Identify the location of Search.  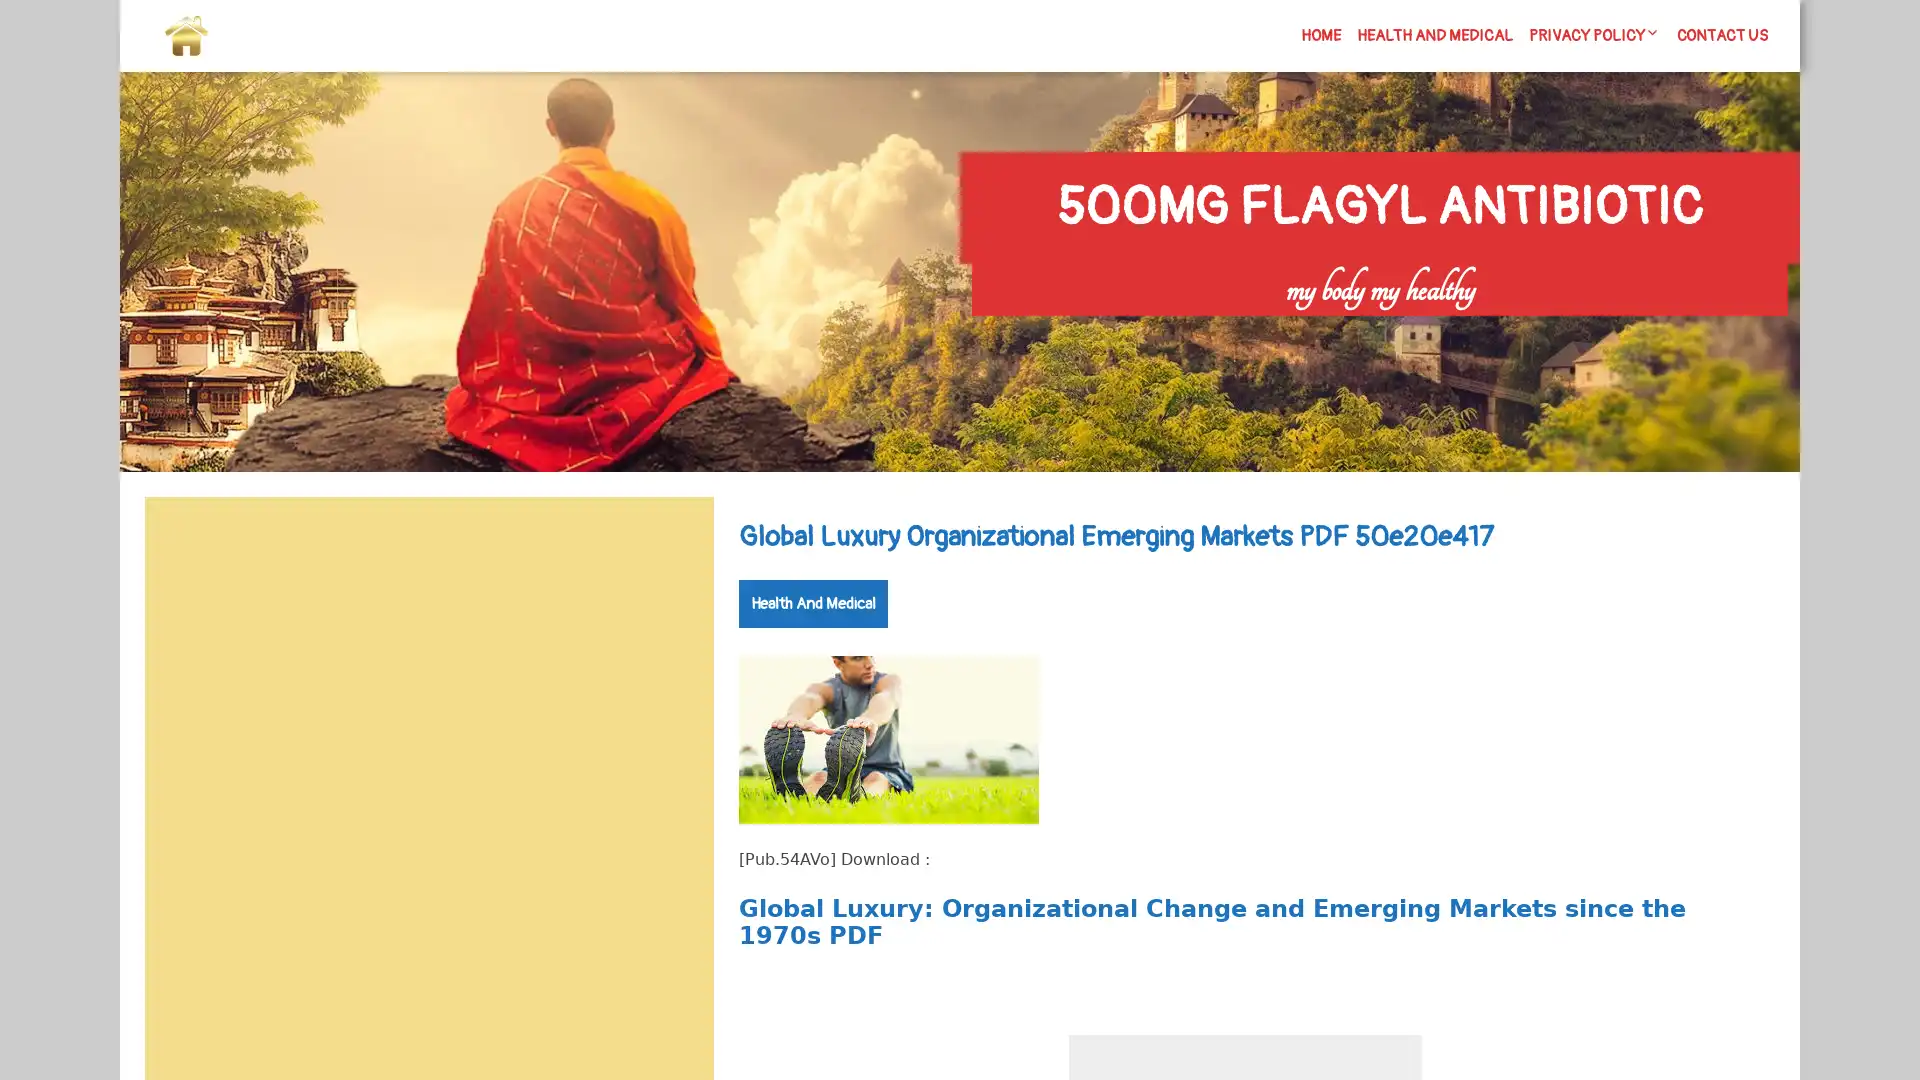
(1557, 327).